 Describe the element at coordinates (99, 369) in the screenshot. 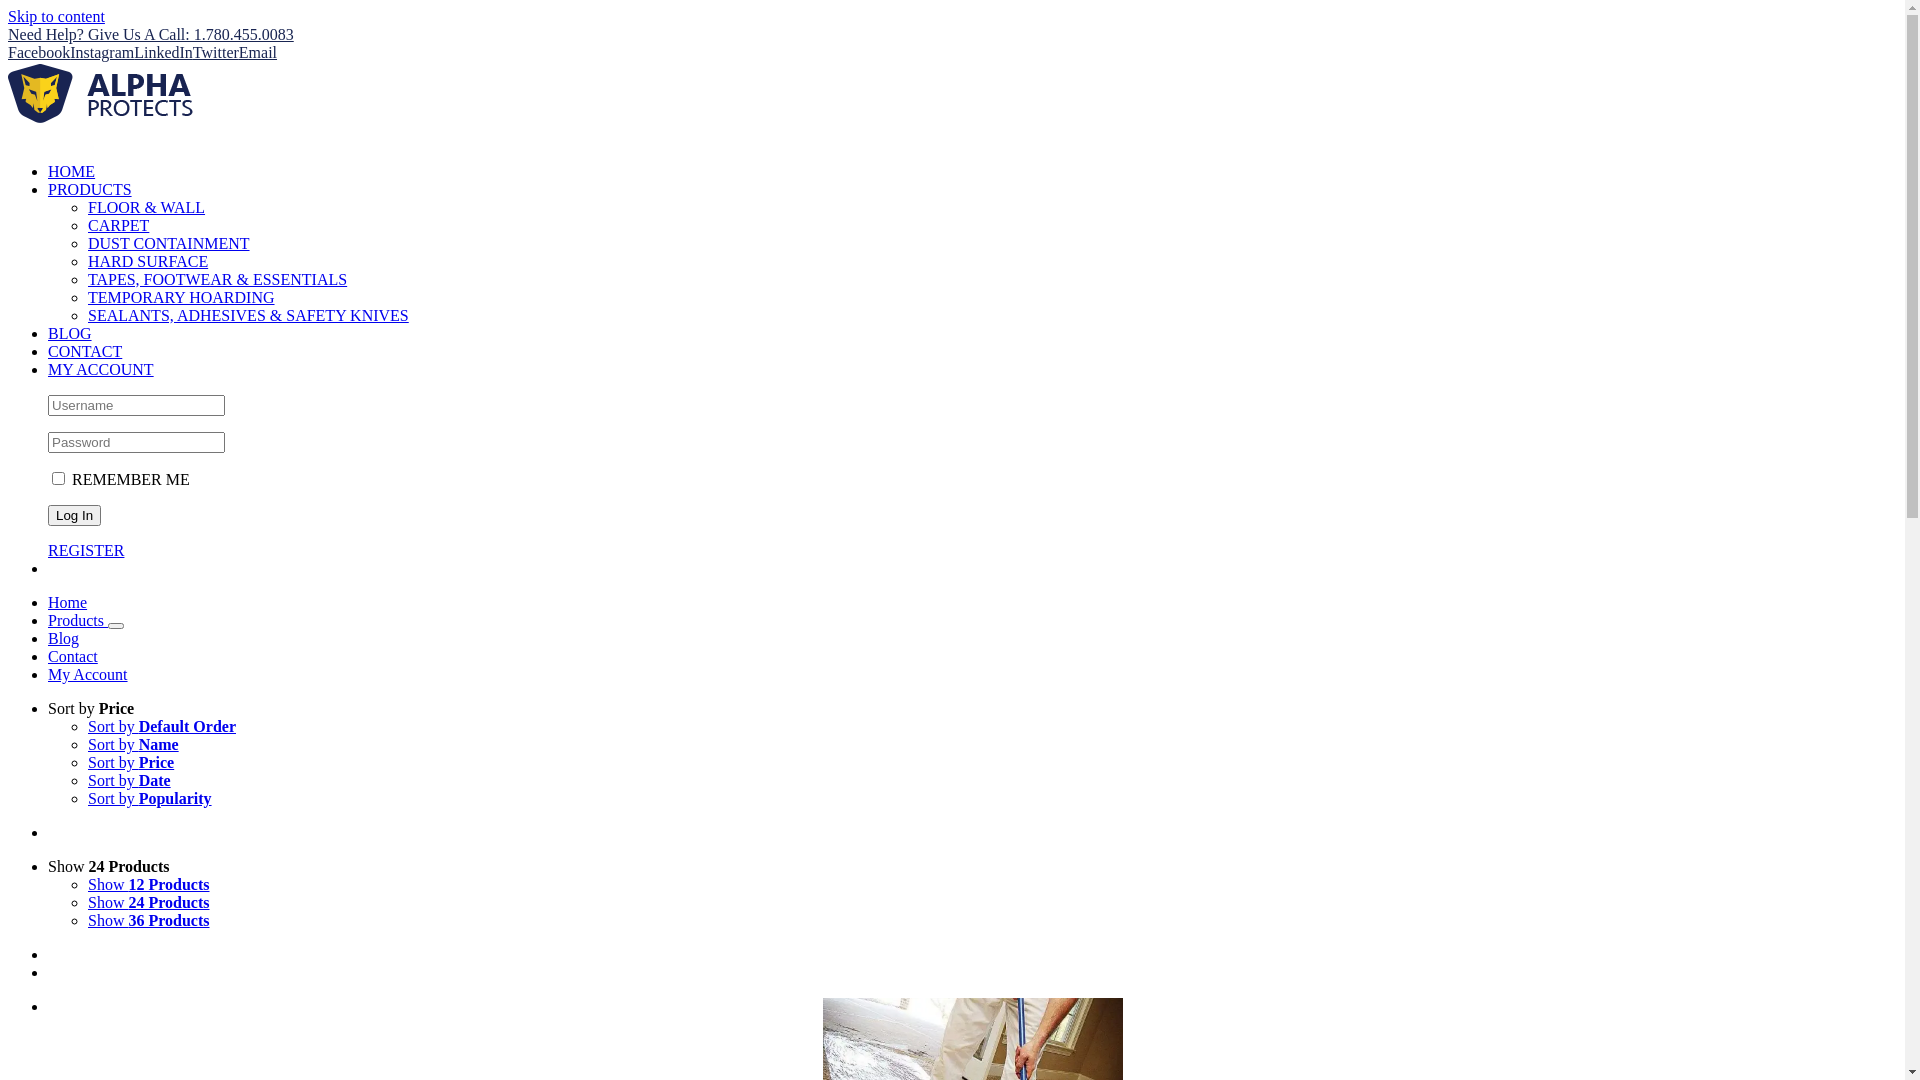

I see `'MY ACCOUNT'` at that location.